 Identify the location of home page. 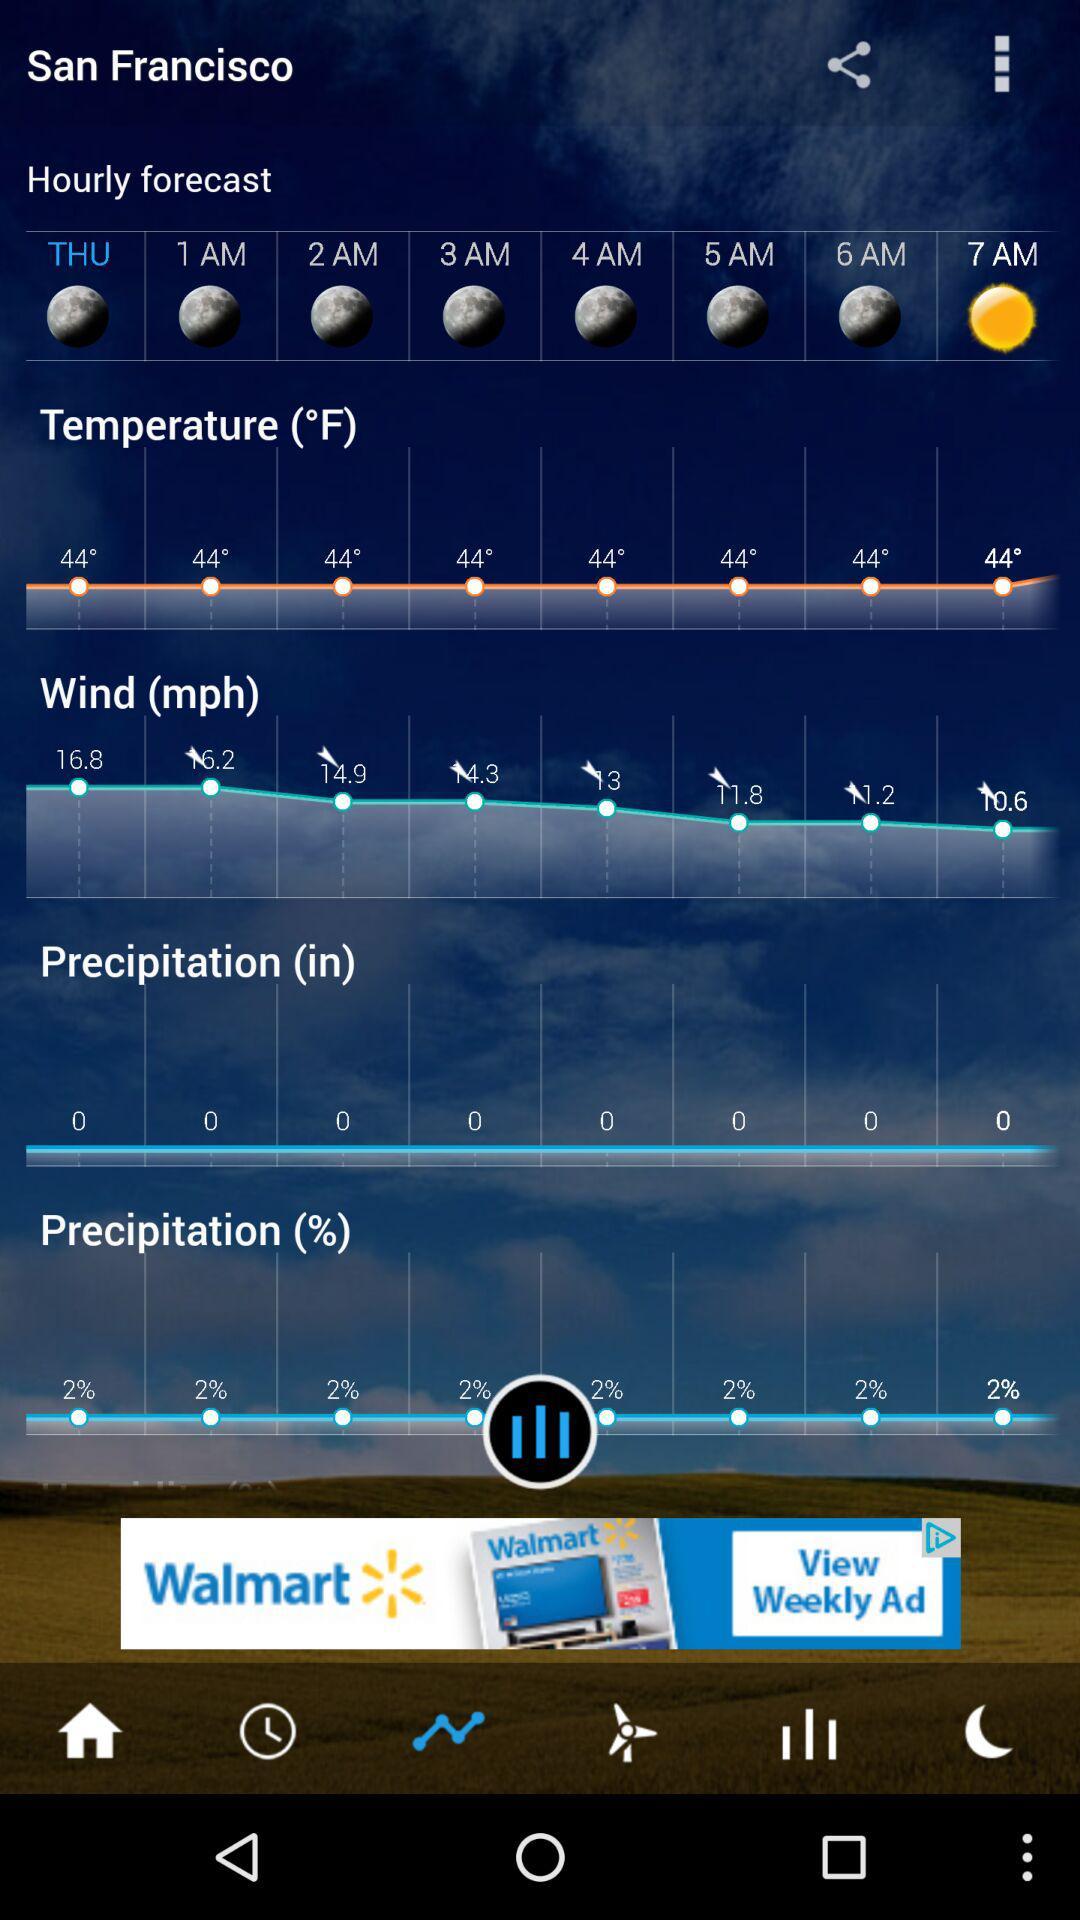
(88, 1728).